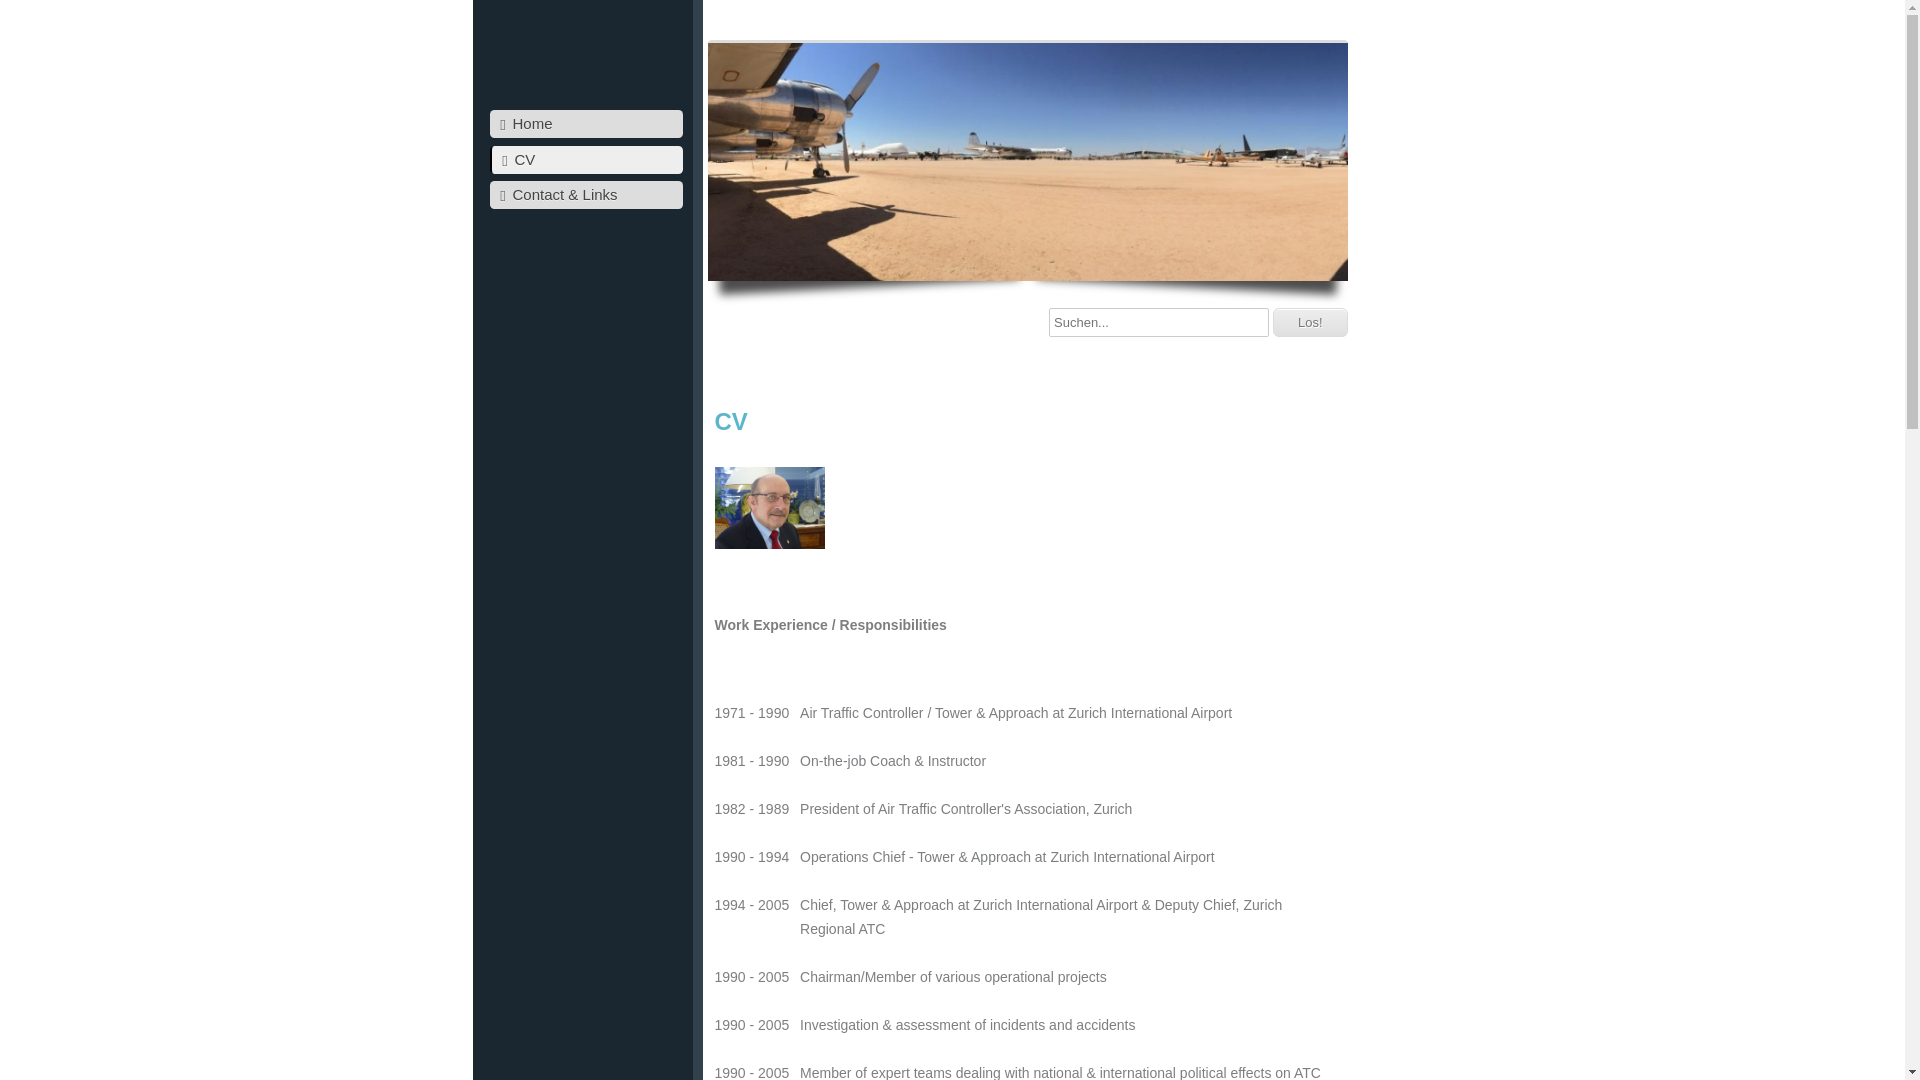  I want to click on 'Los!', so click(1310, 321).